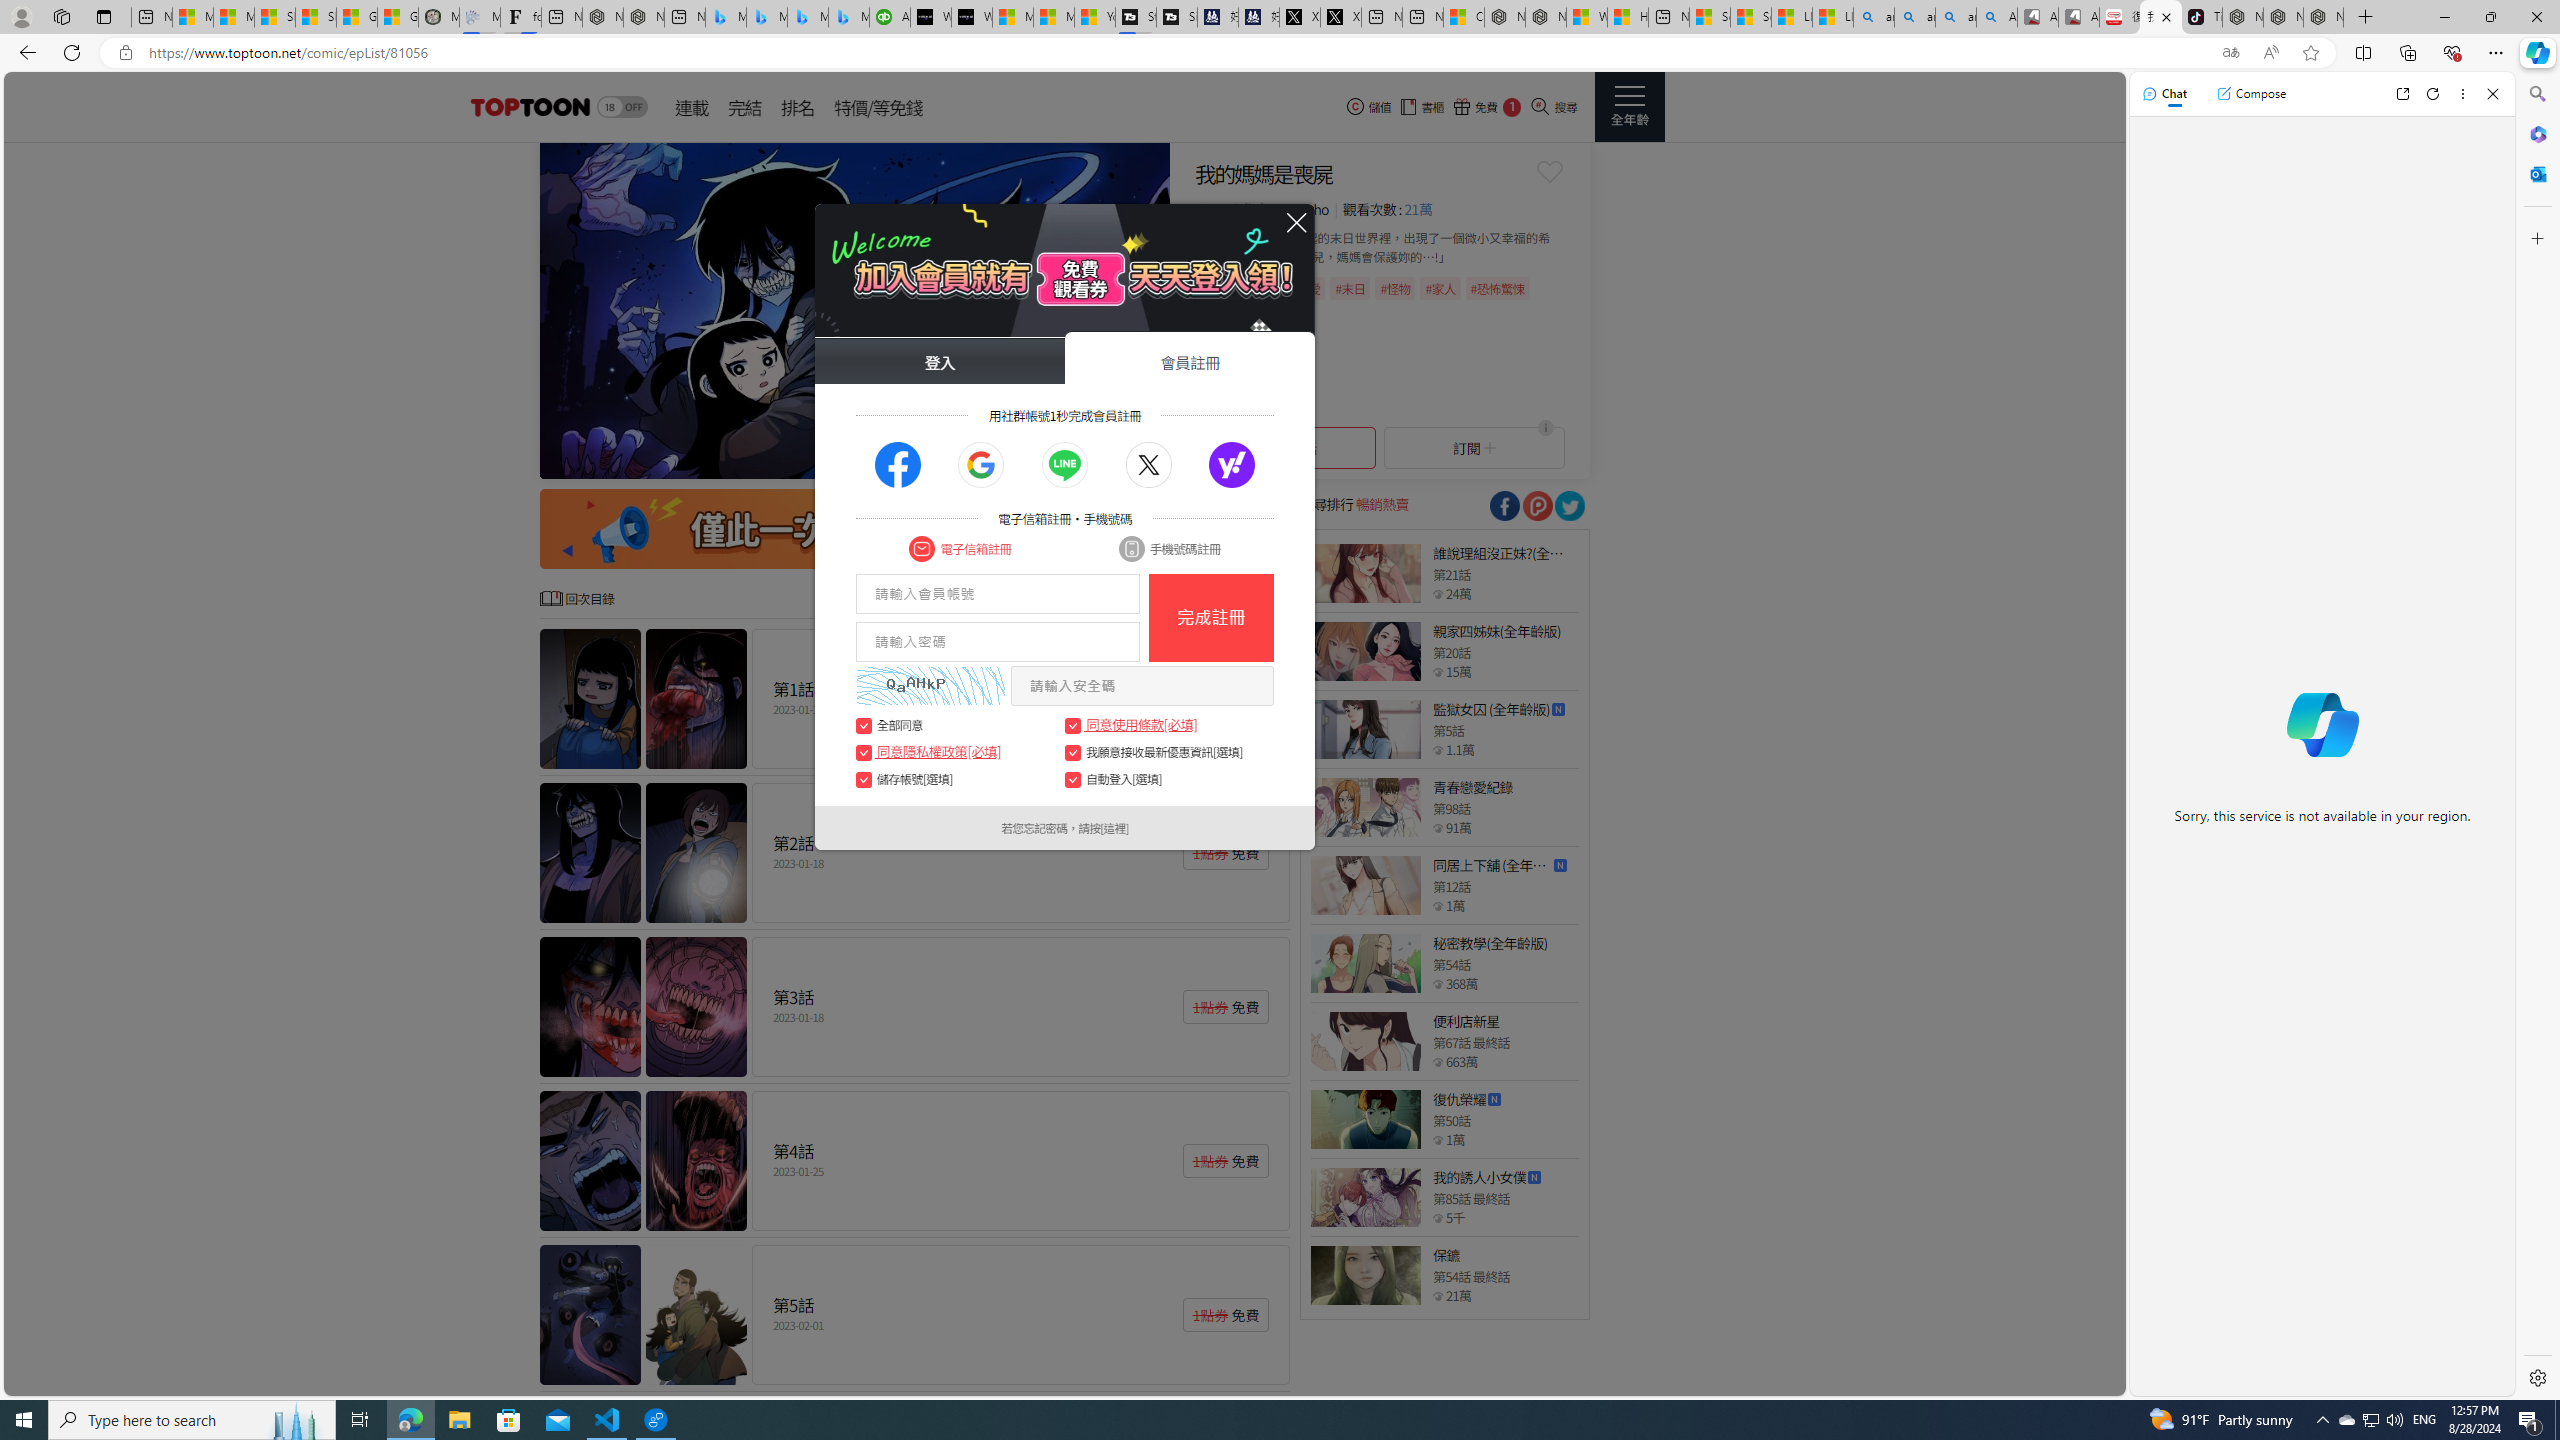  What do you see at coordinates (2230, 53) in the screenshot?
I see `'Show translate options'` at bounding box center [2230, 53].